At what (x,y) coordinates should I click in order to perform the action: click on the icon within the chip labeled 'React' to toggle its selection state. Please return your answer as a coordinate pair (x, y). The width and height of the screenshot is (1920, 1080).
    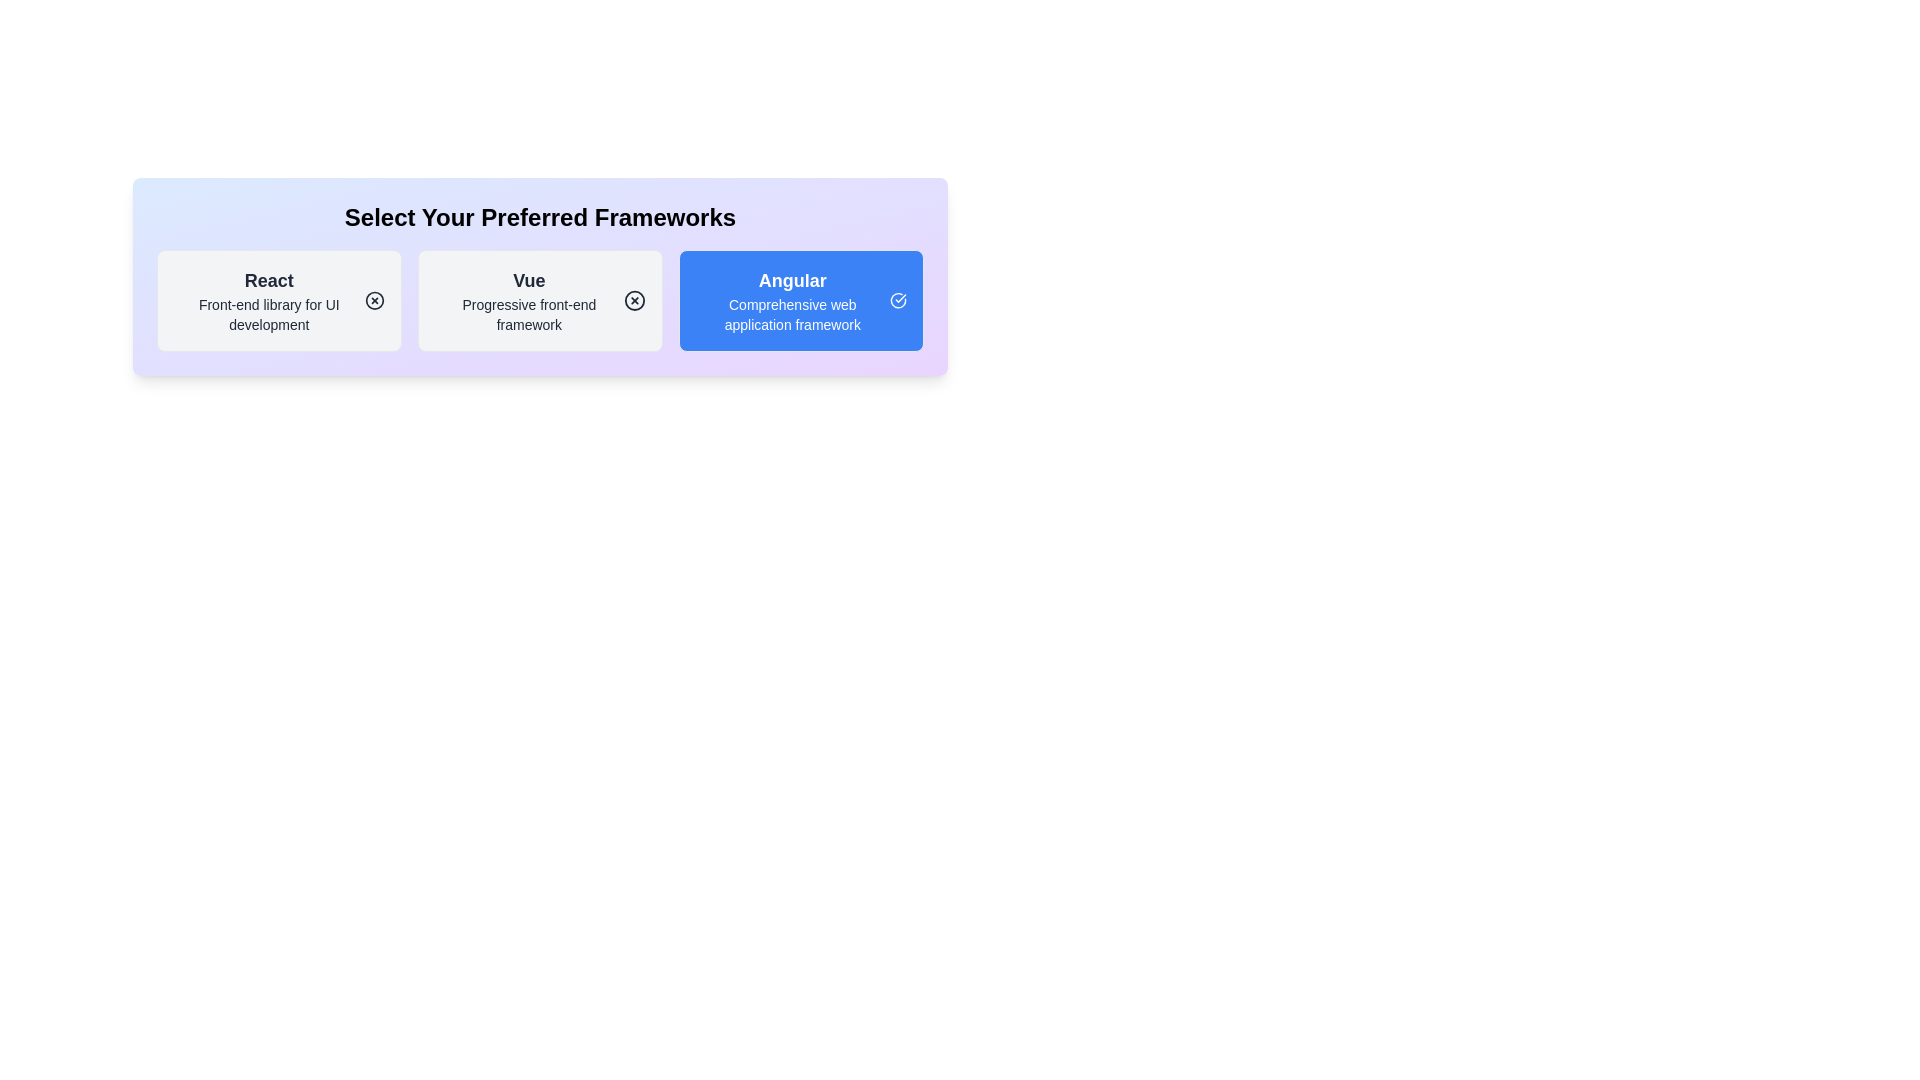
    Looking at the image, I should click on (374, 300).